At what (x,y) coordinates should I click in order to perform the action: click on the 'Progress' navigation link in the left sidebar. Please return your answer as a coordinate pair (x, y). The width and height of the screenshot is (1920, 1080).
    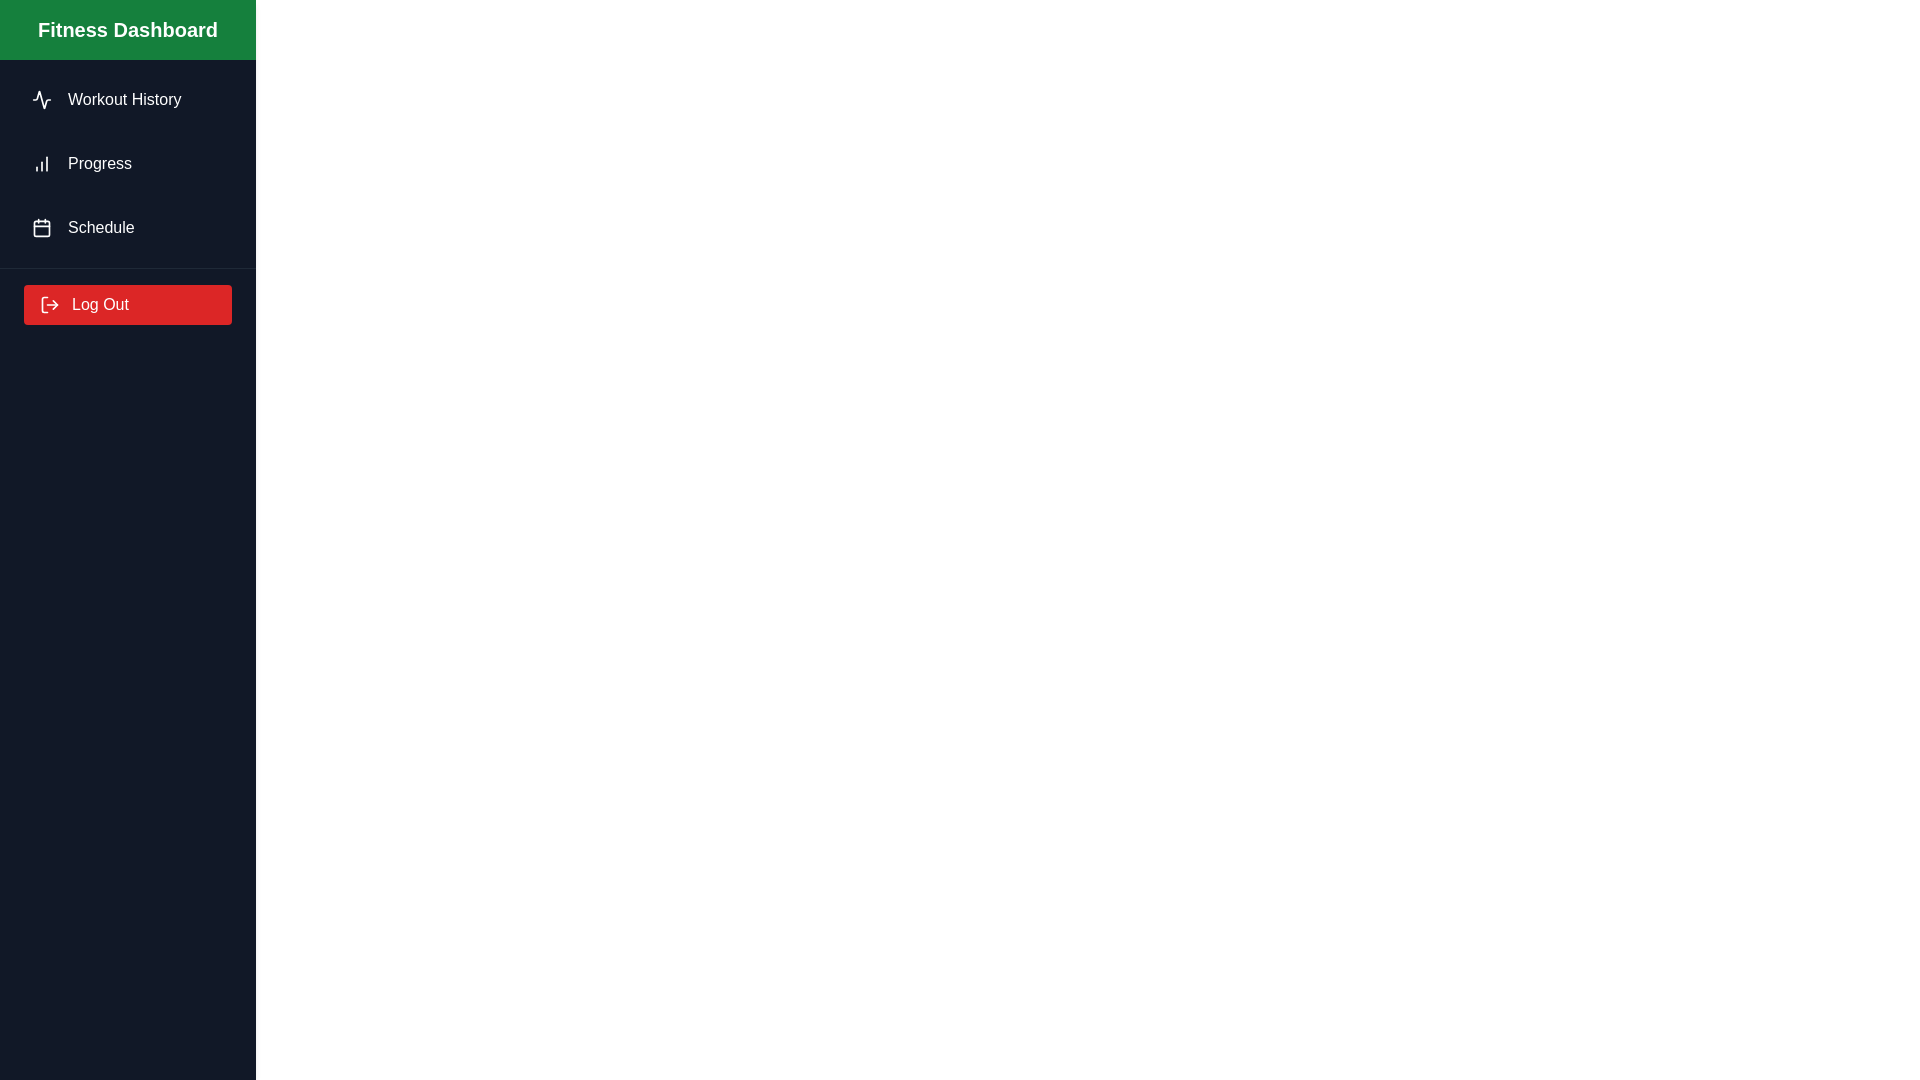
    Looking at the image, I should click on (127, 163).